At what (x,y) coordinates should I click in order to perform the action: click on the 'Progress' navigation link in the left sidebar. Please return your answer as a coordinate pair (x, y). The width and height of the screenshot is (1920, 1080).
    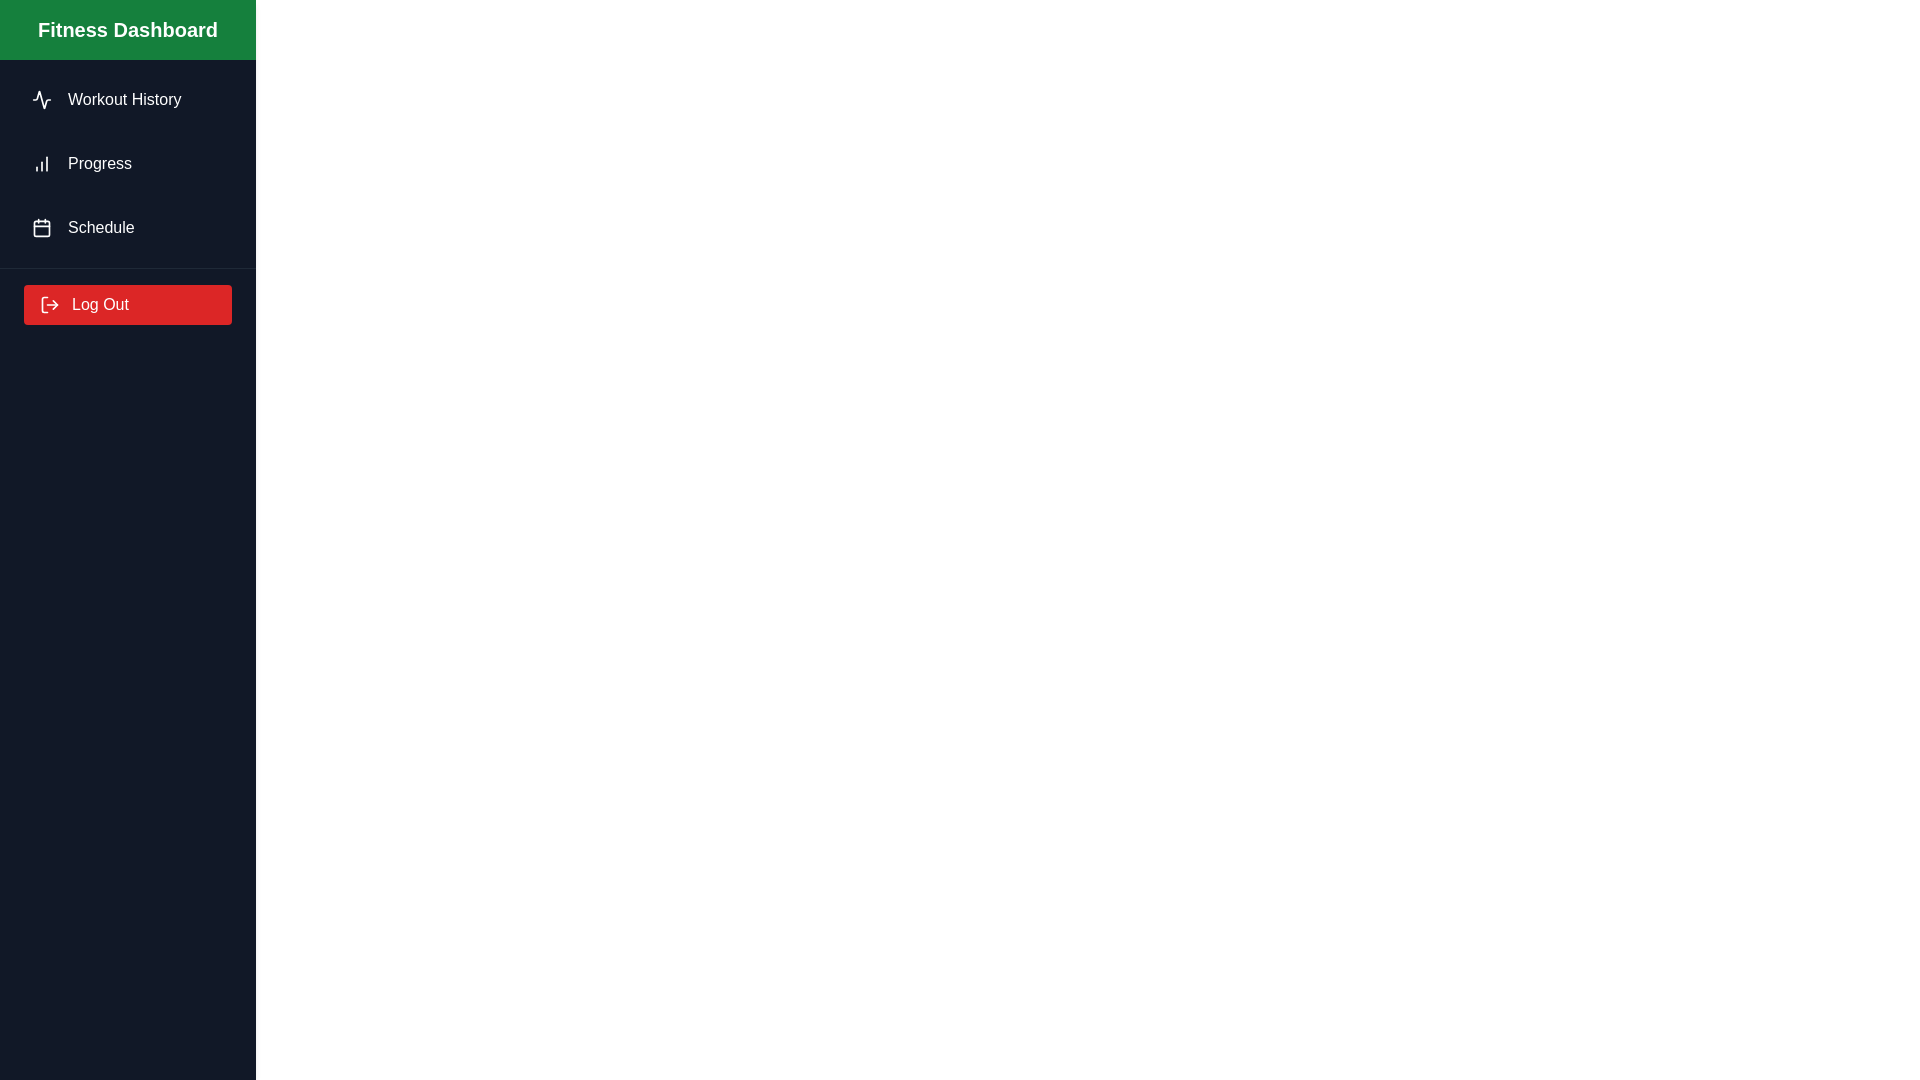
    Looking at the image, I should click on (127, 163).